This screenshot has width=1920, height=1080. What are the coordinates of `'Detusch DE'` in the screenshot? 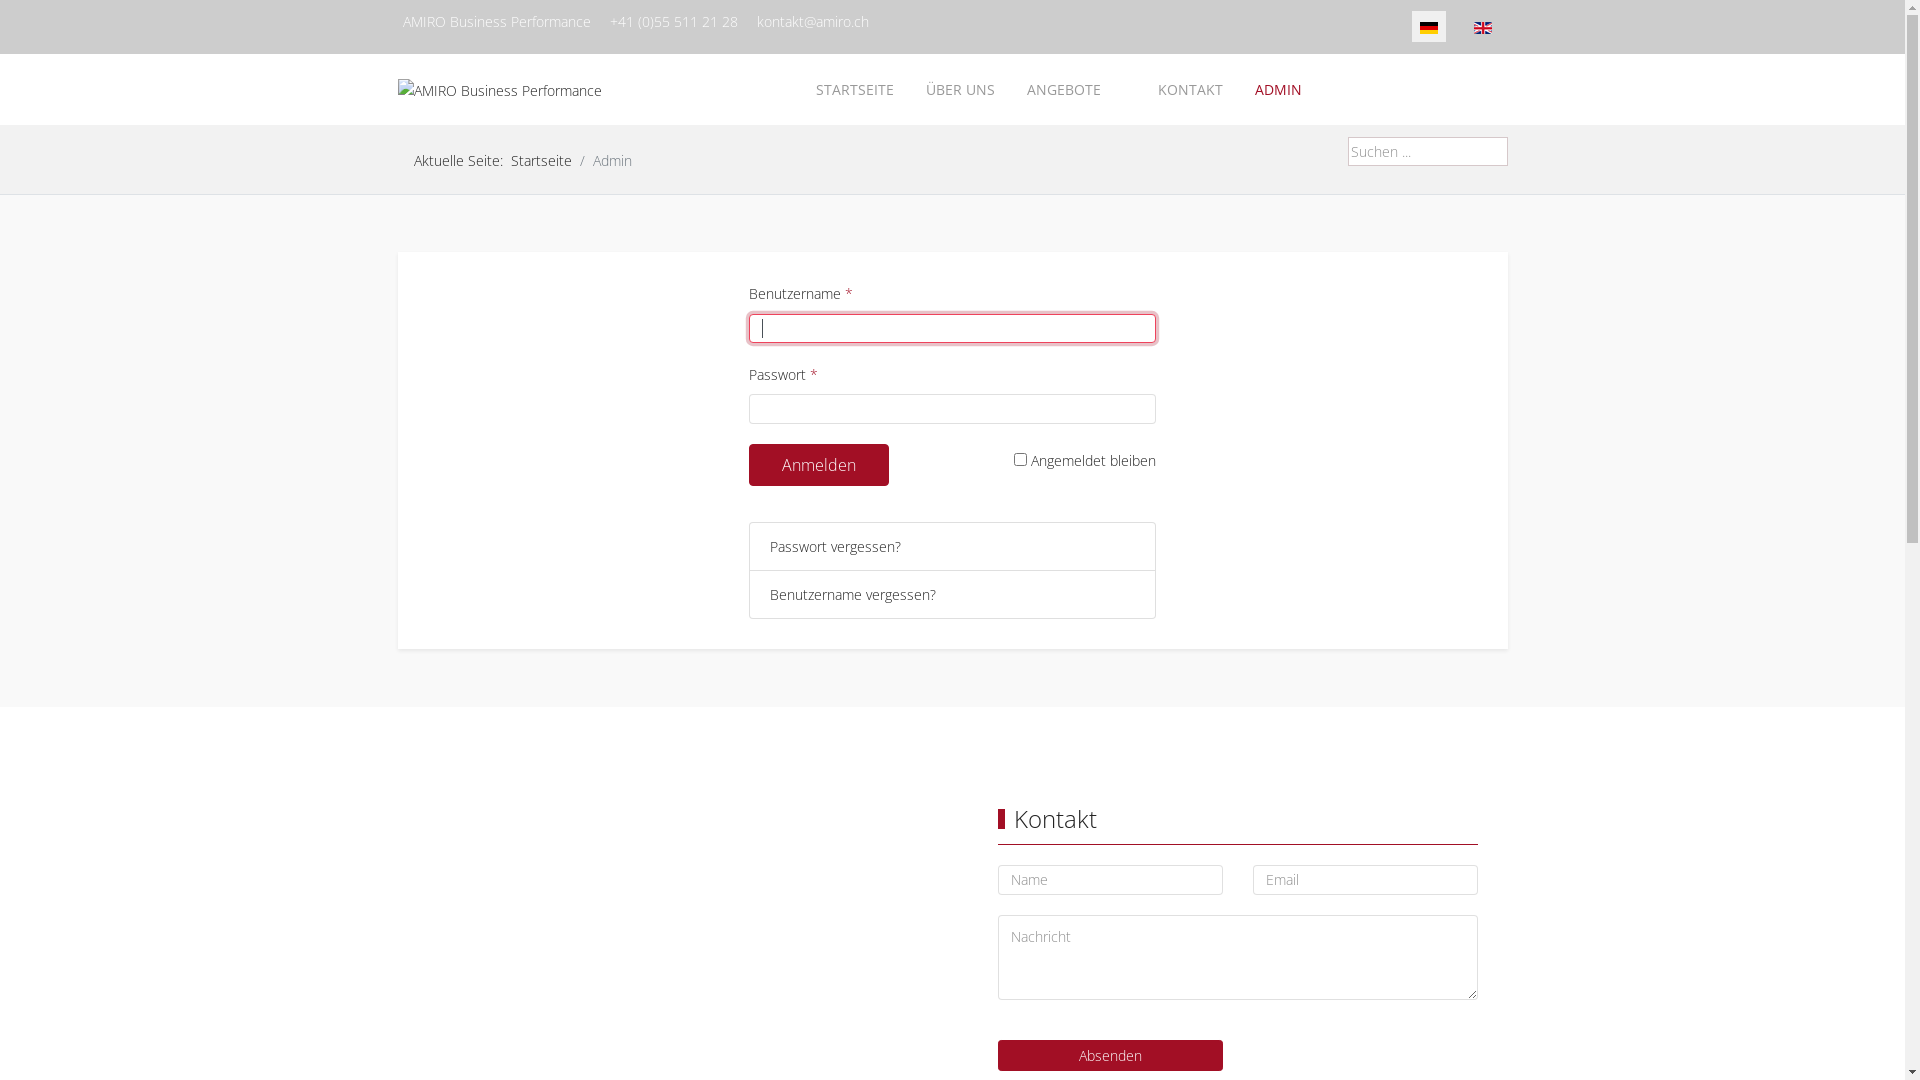 It's located at (1419, 27).